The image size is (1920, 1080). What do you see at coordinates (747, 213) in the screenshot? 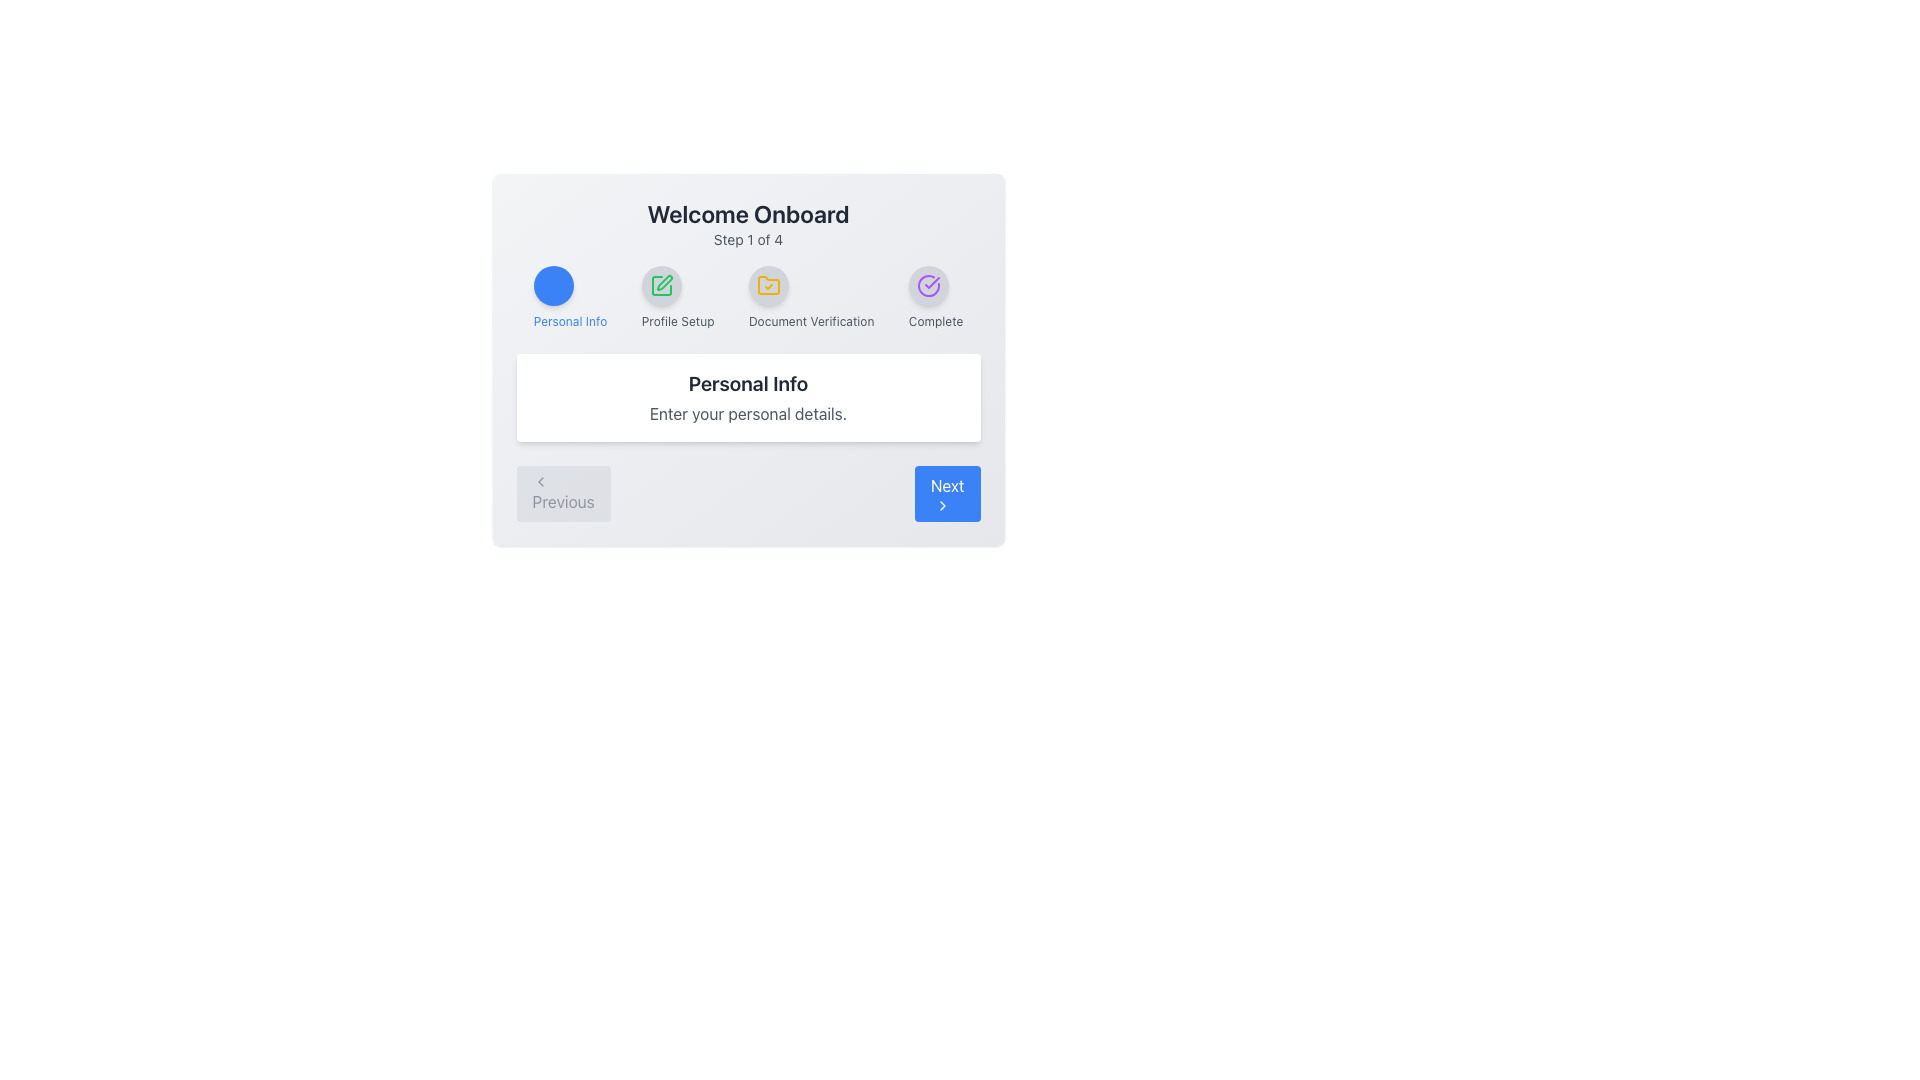
I see `static text element displaying 'Welcome Onboard', which is bold and centered near the top of the user interface` at bounding box center [747, 213].